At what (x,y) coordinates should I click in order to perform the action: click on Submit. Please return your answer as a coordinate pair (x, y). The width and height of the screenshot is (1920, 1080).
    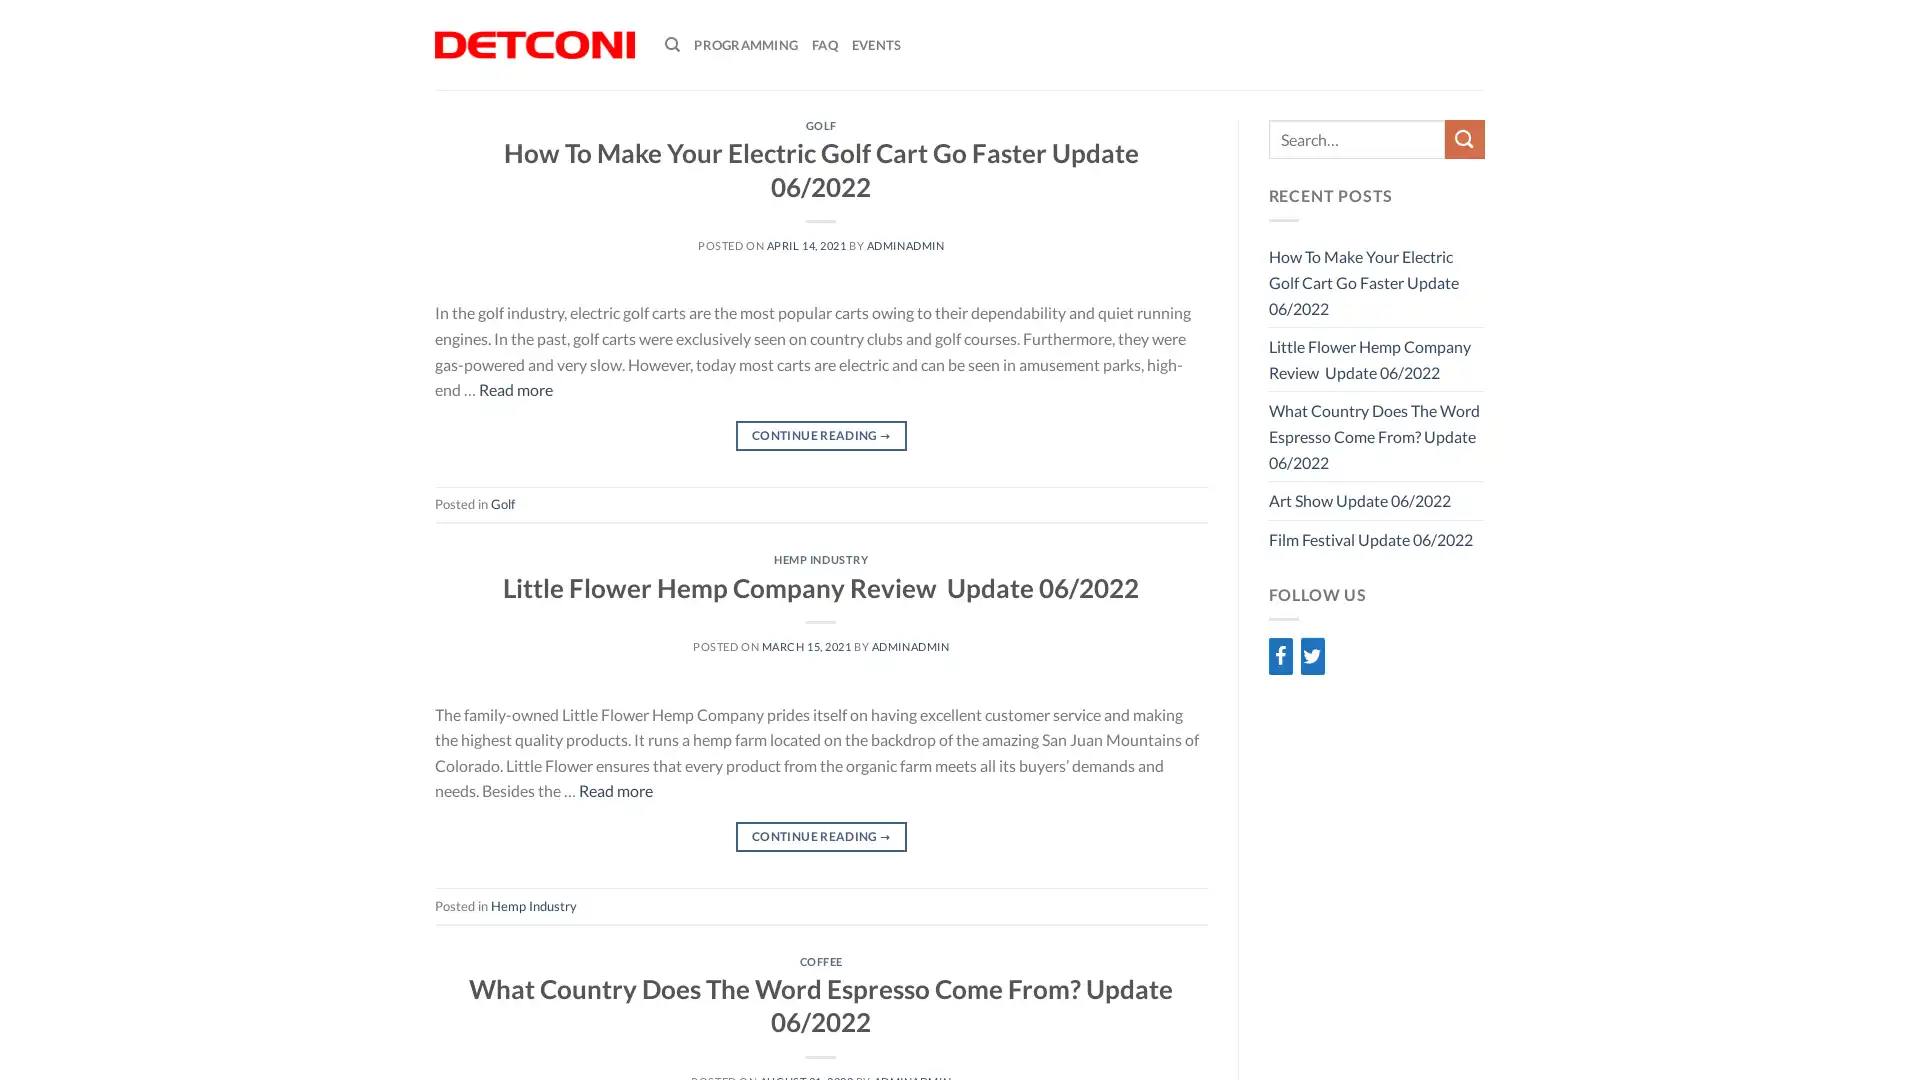
    Looking at the image, I should click on (1464, 138).